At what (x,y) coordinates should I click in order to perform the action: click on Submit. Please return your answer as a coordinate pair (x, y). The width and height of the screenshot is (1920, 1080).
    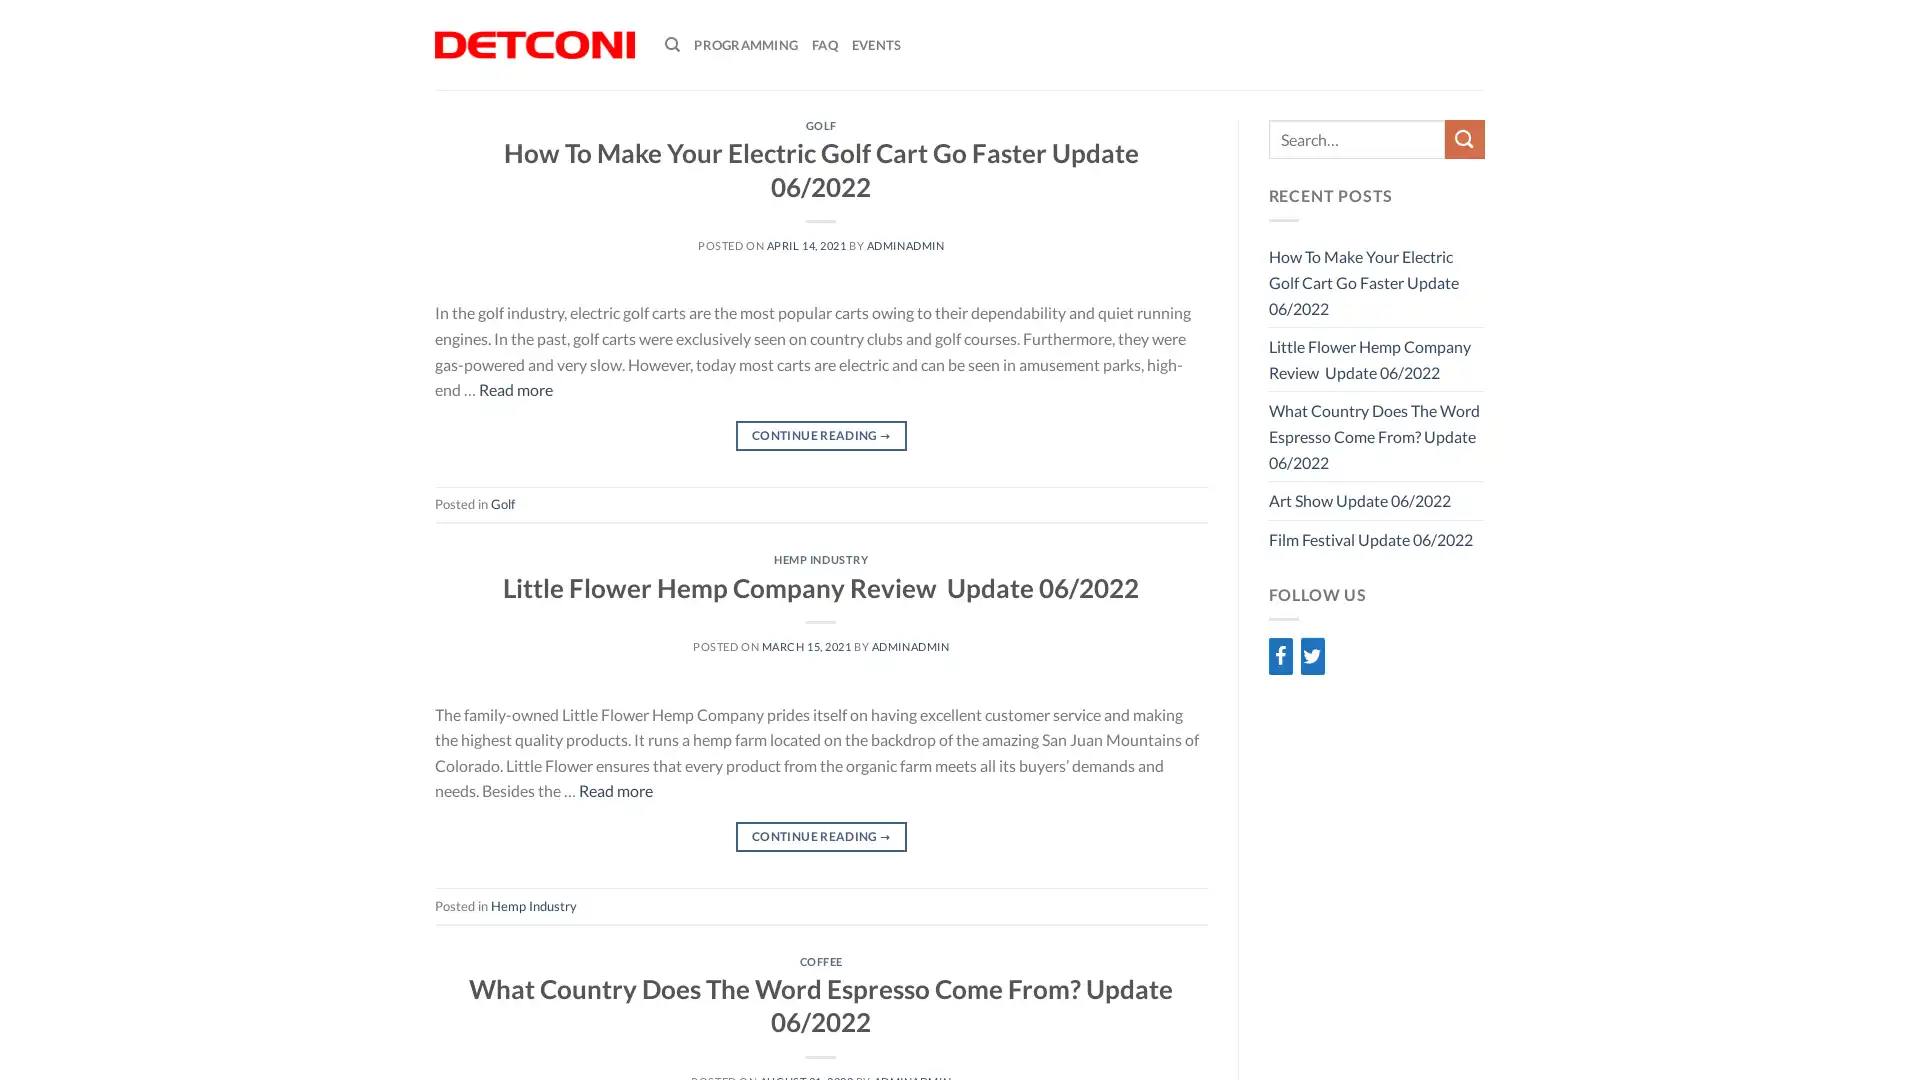
    Looking at the image, I should click on (1464, 138).